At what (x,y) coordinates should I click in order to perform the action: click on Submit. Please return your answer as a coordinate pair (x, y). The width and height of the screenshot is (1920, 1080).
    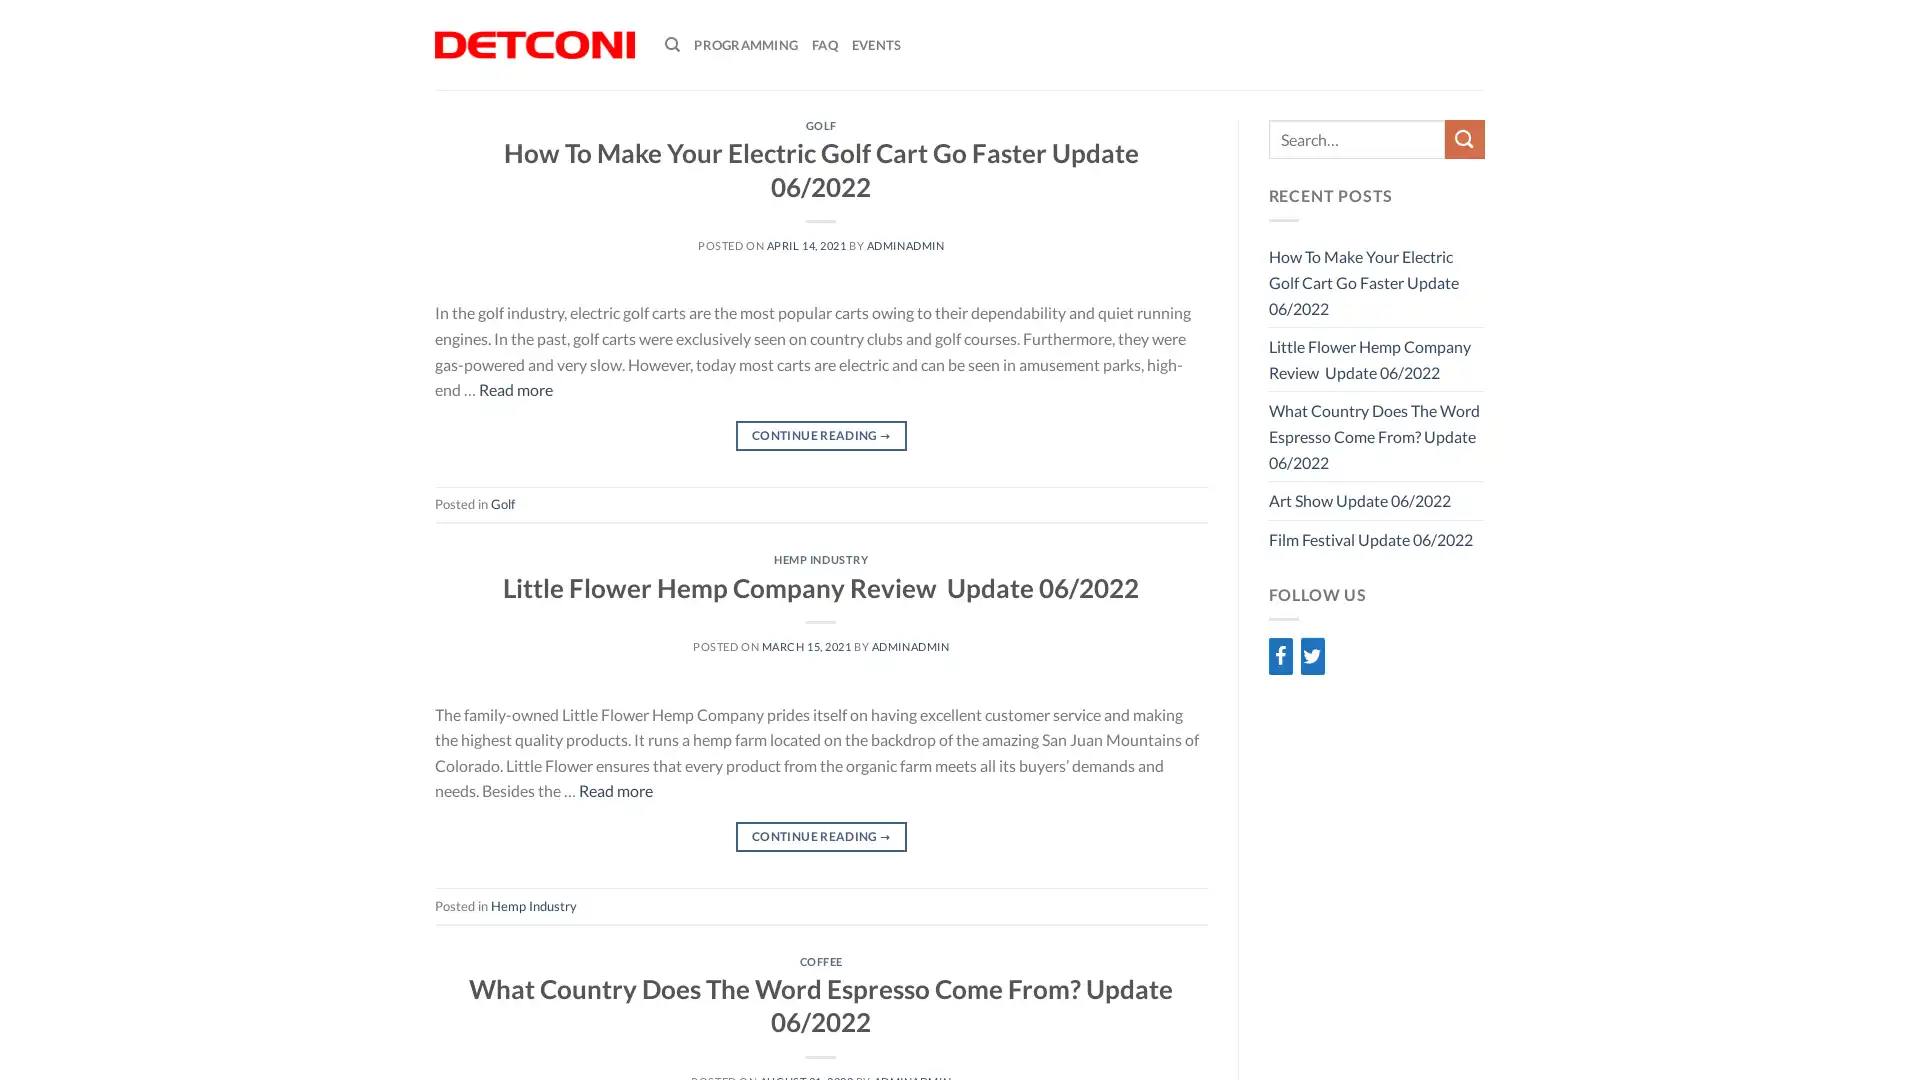
    Looking at the image, I should click on (1464, 138).